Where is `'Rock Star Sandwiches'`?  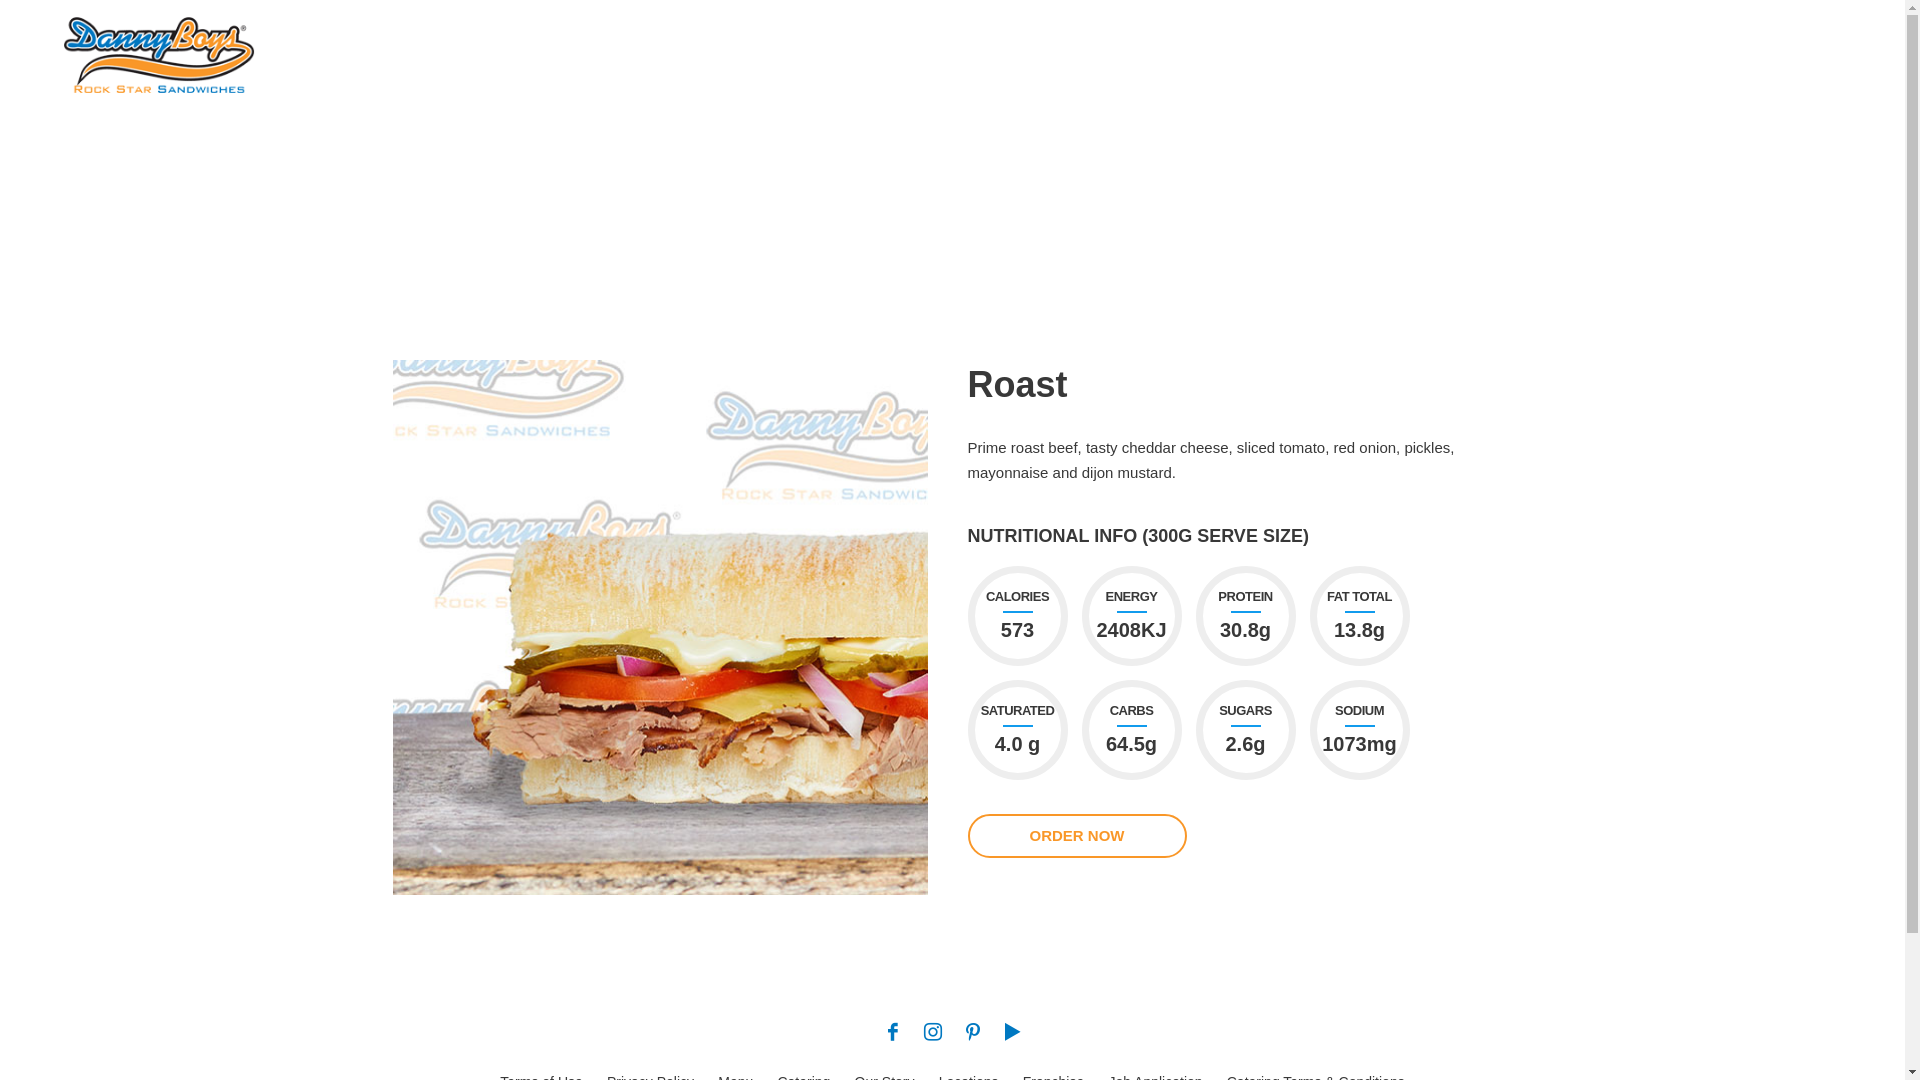 'Rock Star Sandwiches' is located at coordinates (62, 49).